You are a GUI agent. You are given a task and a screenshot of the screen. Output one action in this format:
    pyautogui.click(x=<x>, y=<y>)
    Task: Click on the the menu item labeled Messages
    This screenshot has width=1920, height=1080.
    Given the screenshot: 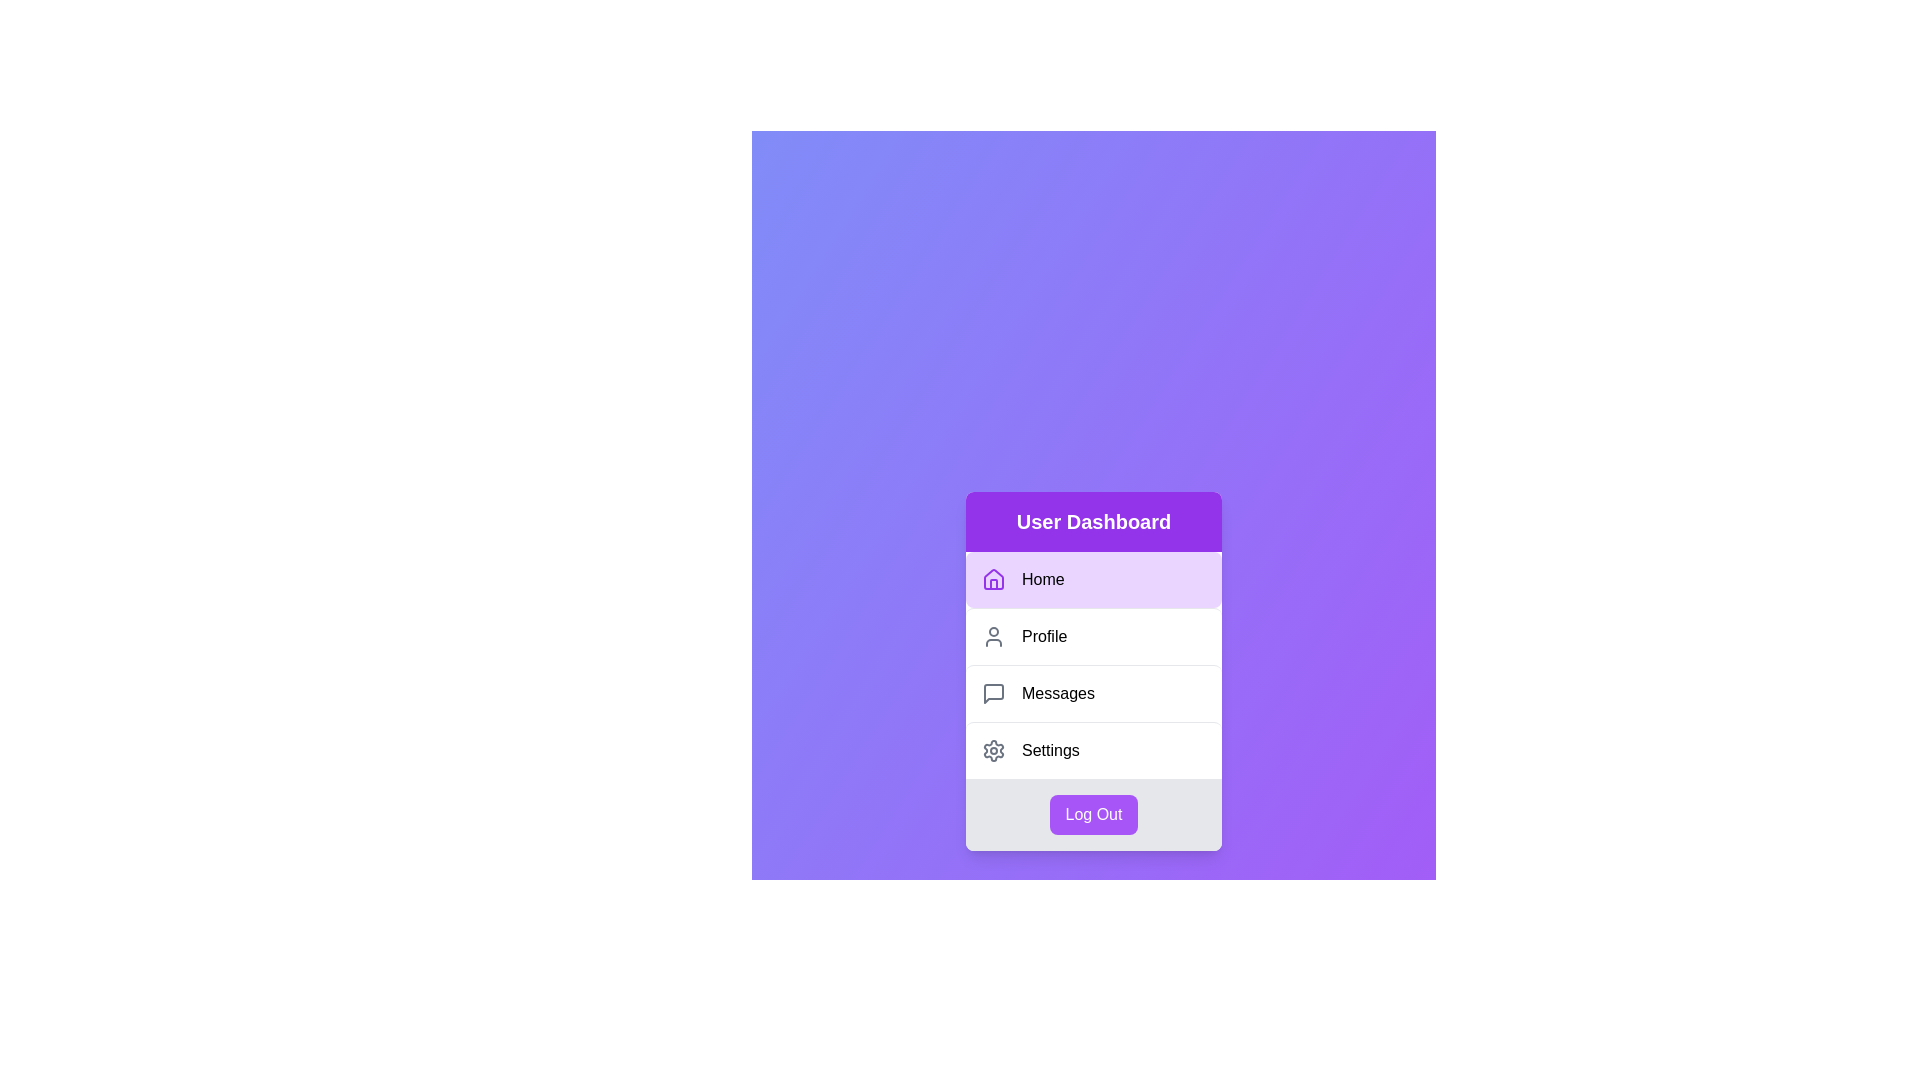 What is the action you would take?
    pyautogui.click(x=1093, y=692)
    